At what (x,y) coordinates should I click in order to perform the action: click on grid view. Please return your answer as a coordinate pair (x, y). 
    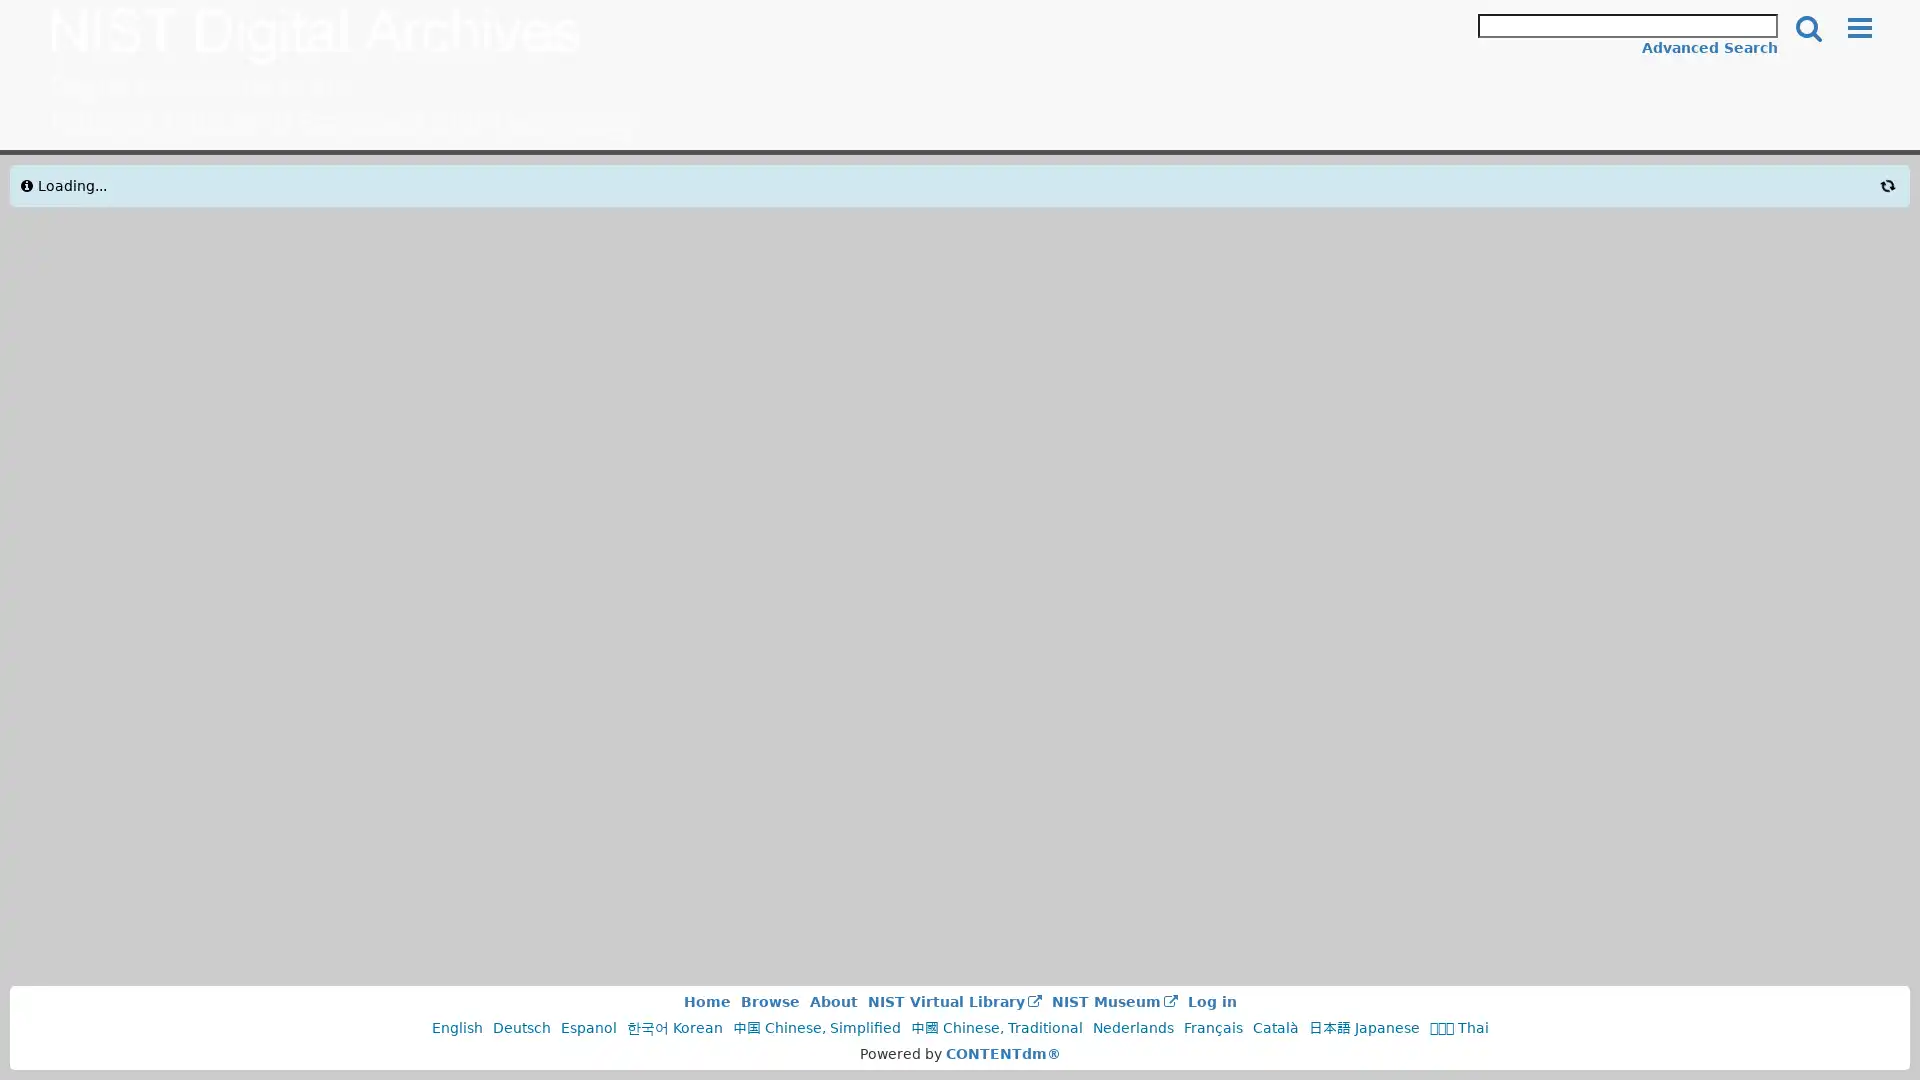
    Looking at the image, I should click on (1497, 197).